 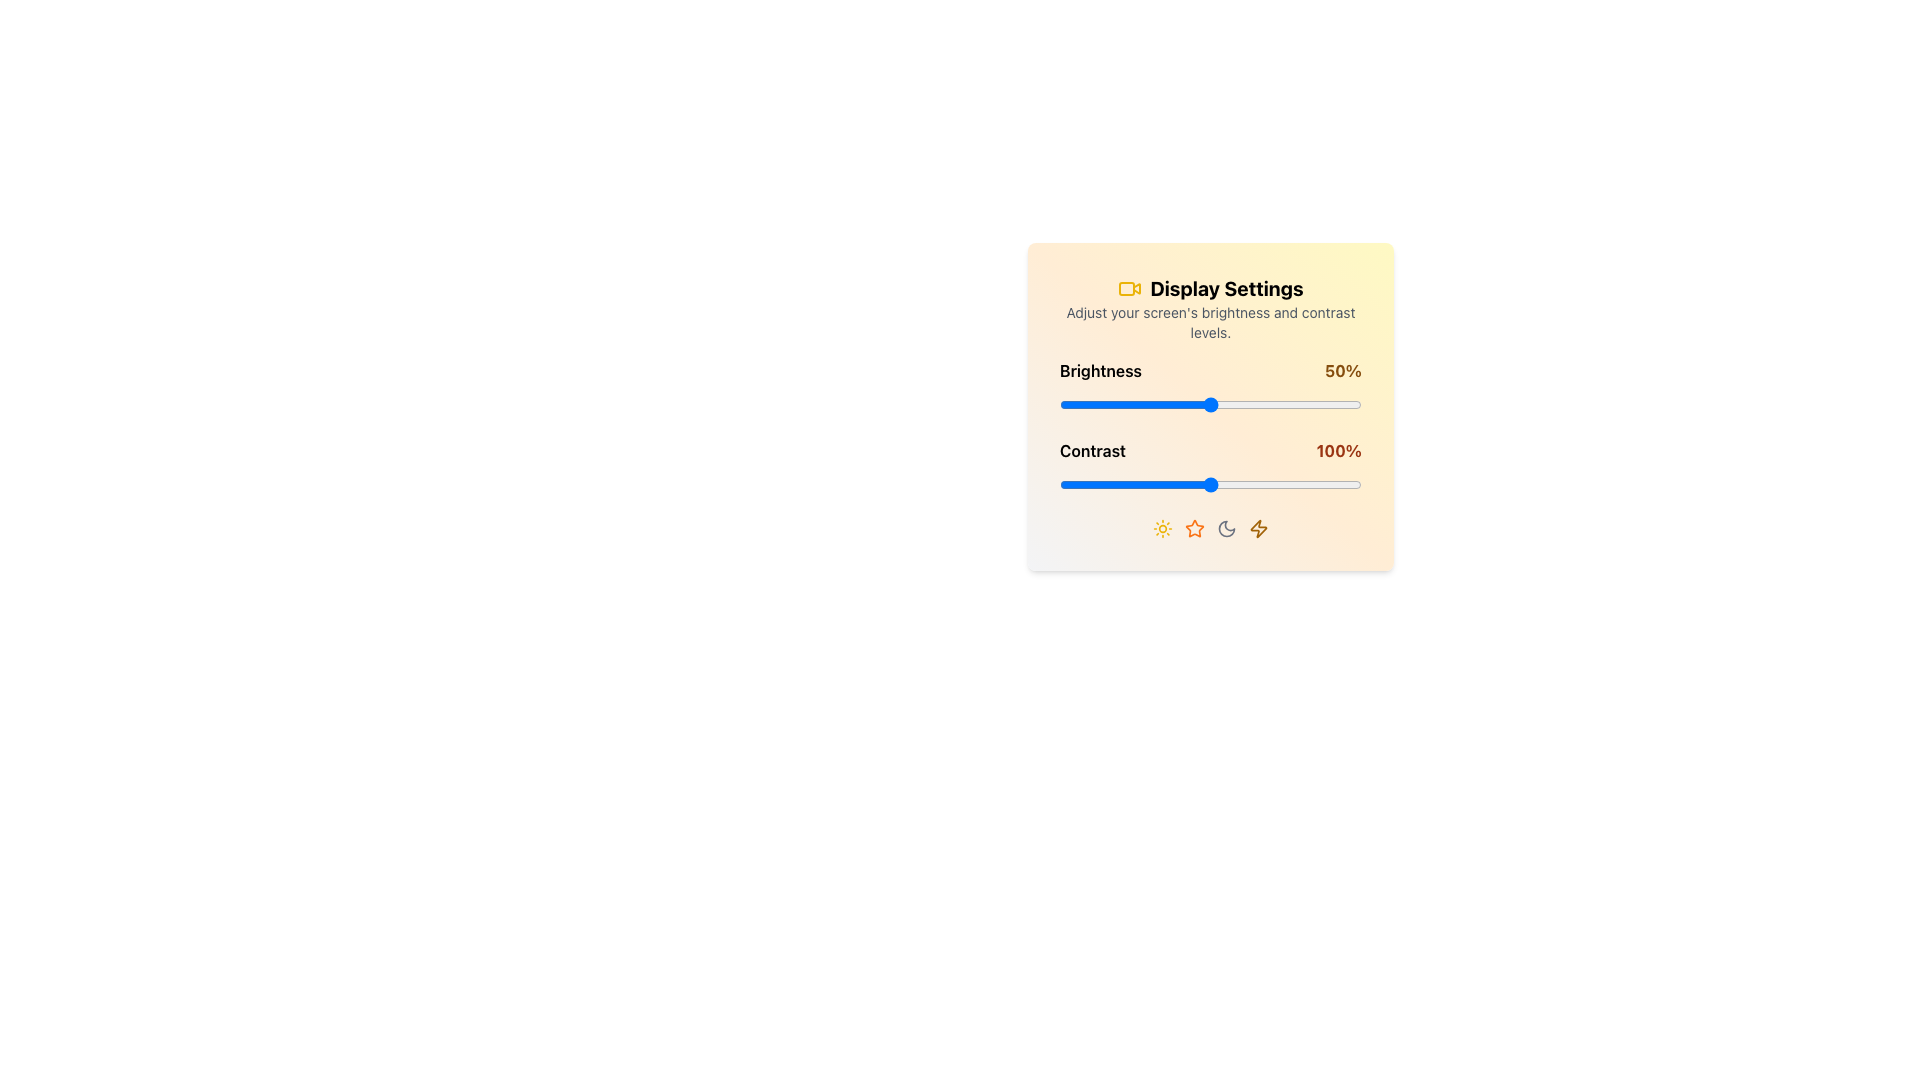 What do you see at coordinates (1209, 405) in the screenshot?
I see `the horizontal brightness slider located in the settings interface, directly below the 'Brightness' label and to the left of the '50%' indicator` at bounding box center [1209, 405].